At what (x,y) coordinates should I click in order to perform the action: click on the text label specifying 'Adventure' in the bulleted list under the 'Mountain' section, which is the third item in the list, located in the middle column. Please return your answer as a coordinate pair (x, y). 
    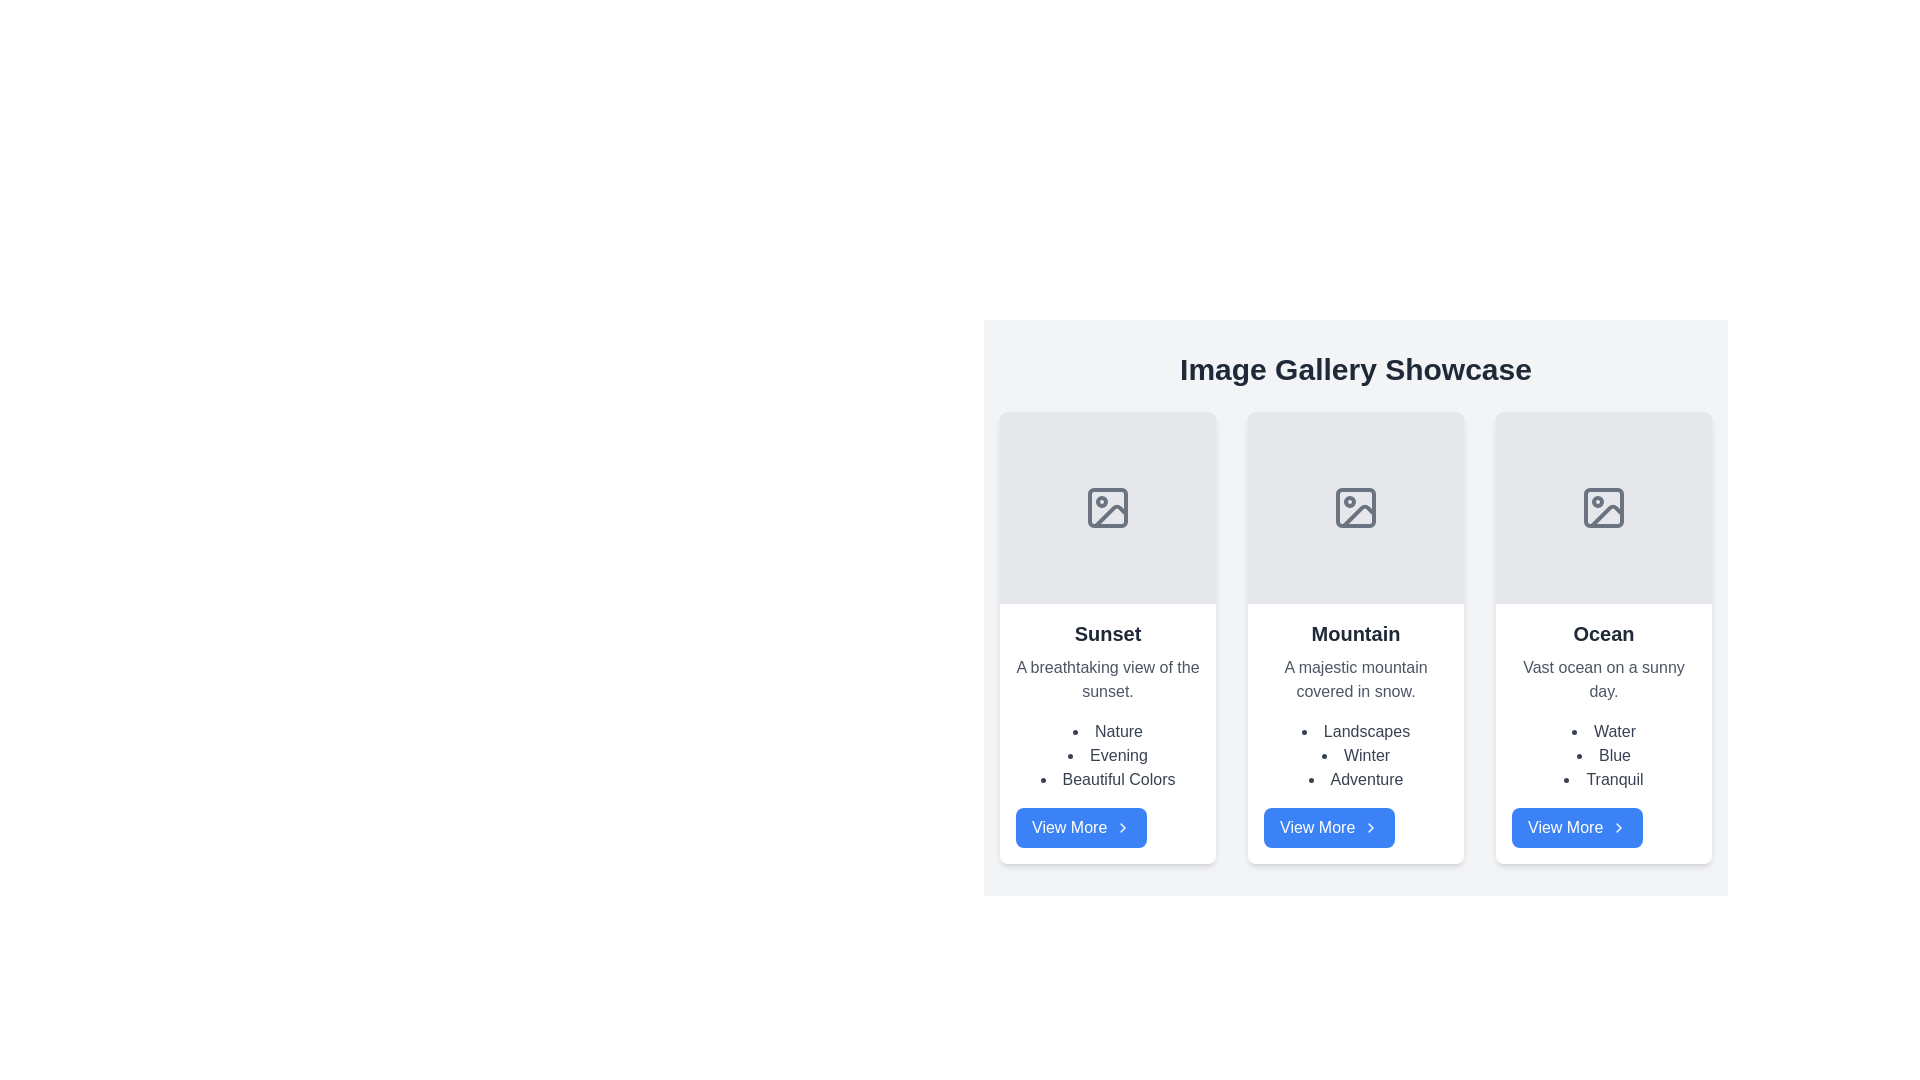
    Looking at the image, I should click on (1356, 778).